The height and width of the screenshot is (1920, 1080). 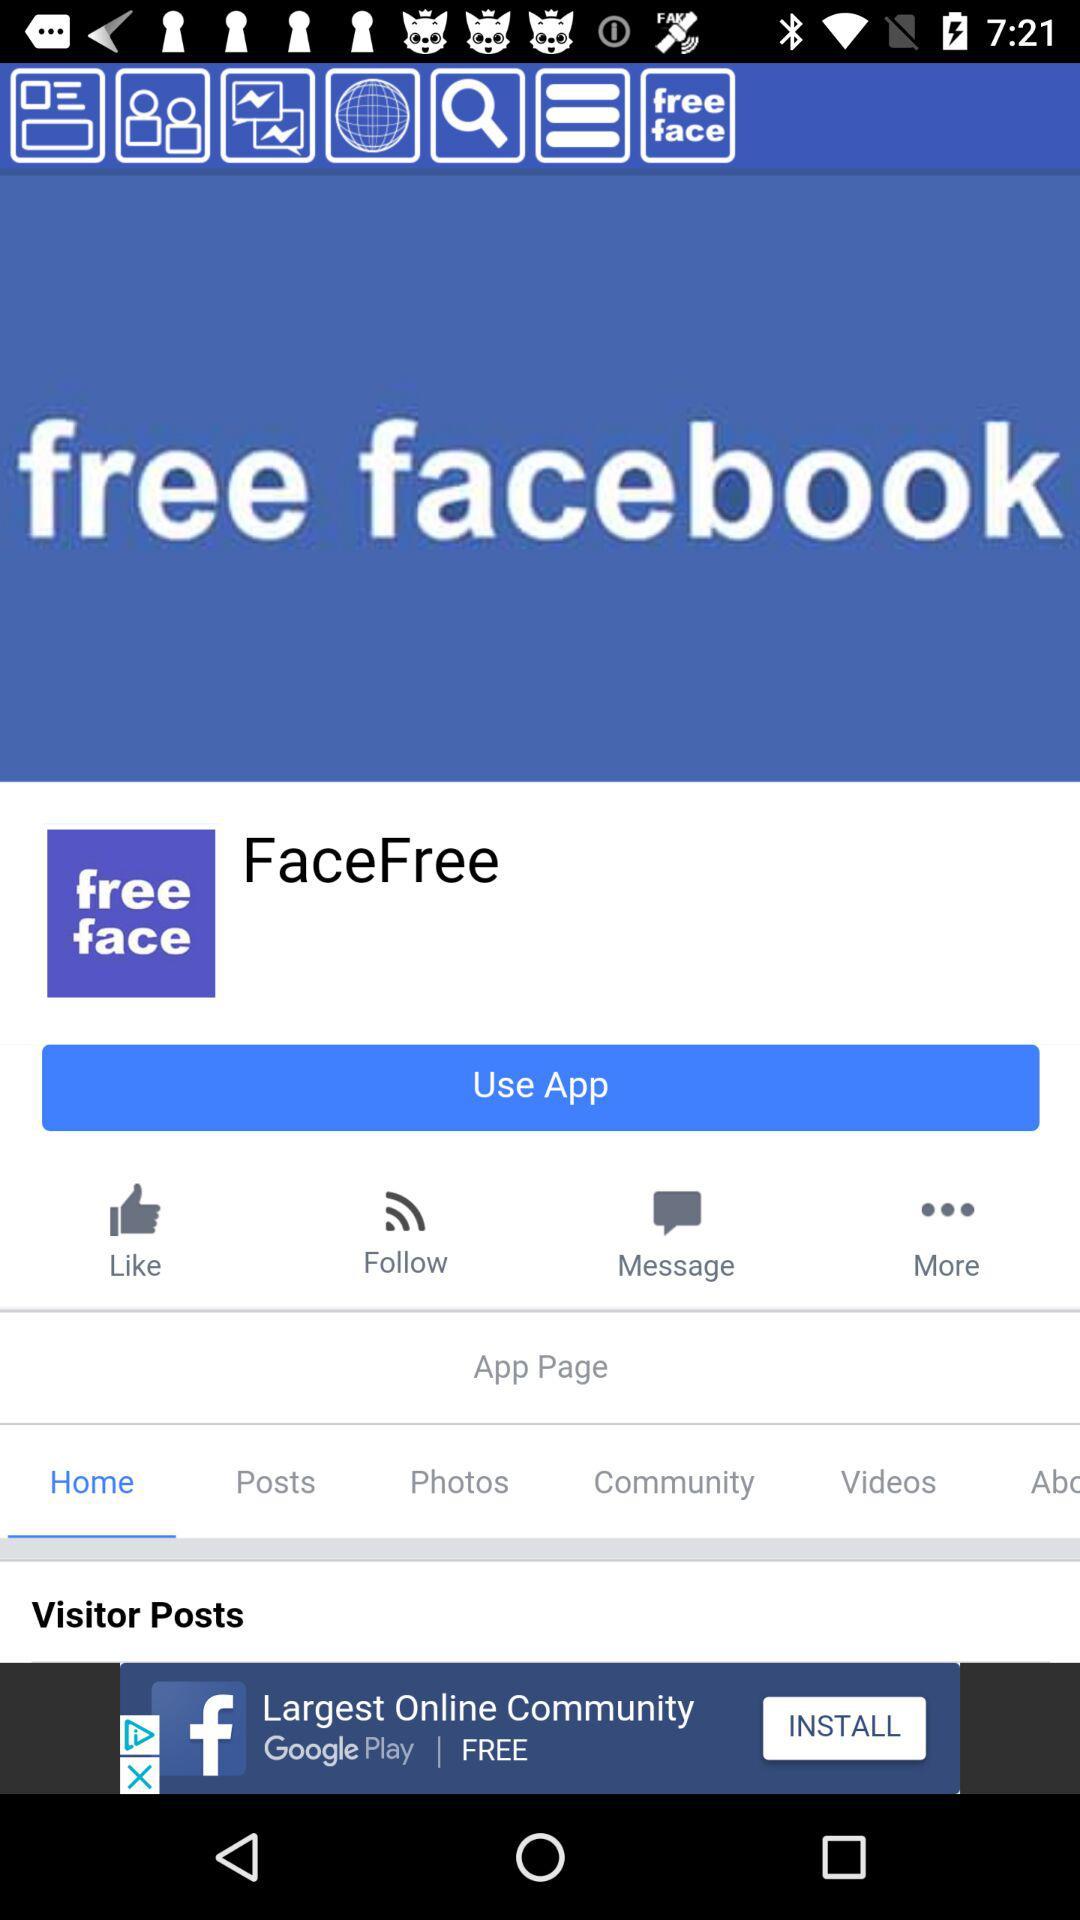 I want to click on the location_crosshair icon, so click(x=372, y=114).